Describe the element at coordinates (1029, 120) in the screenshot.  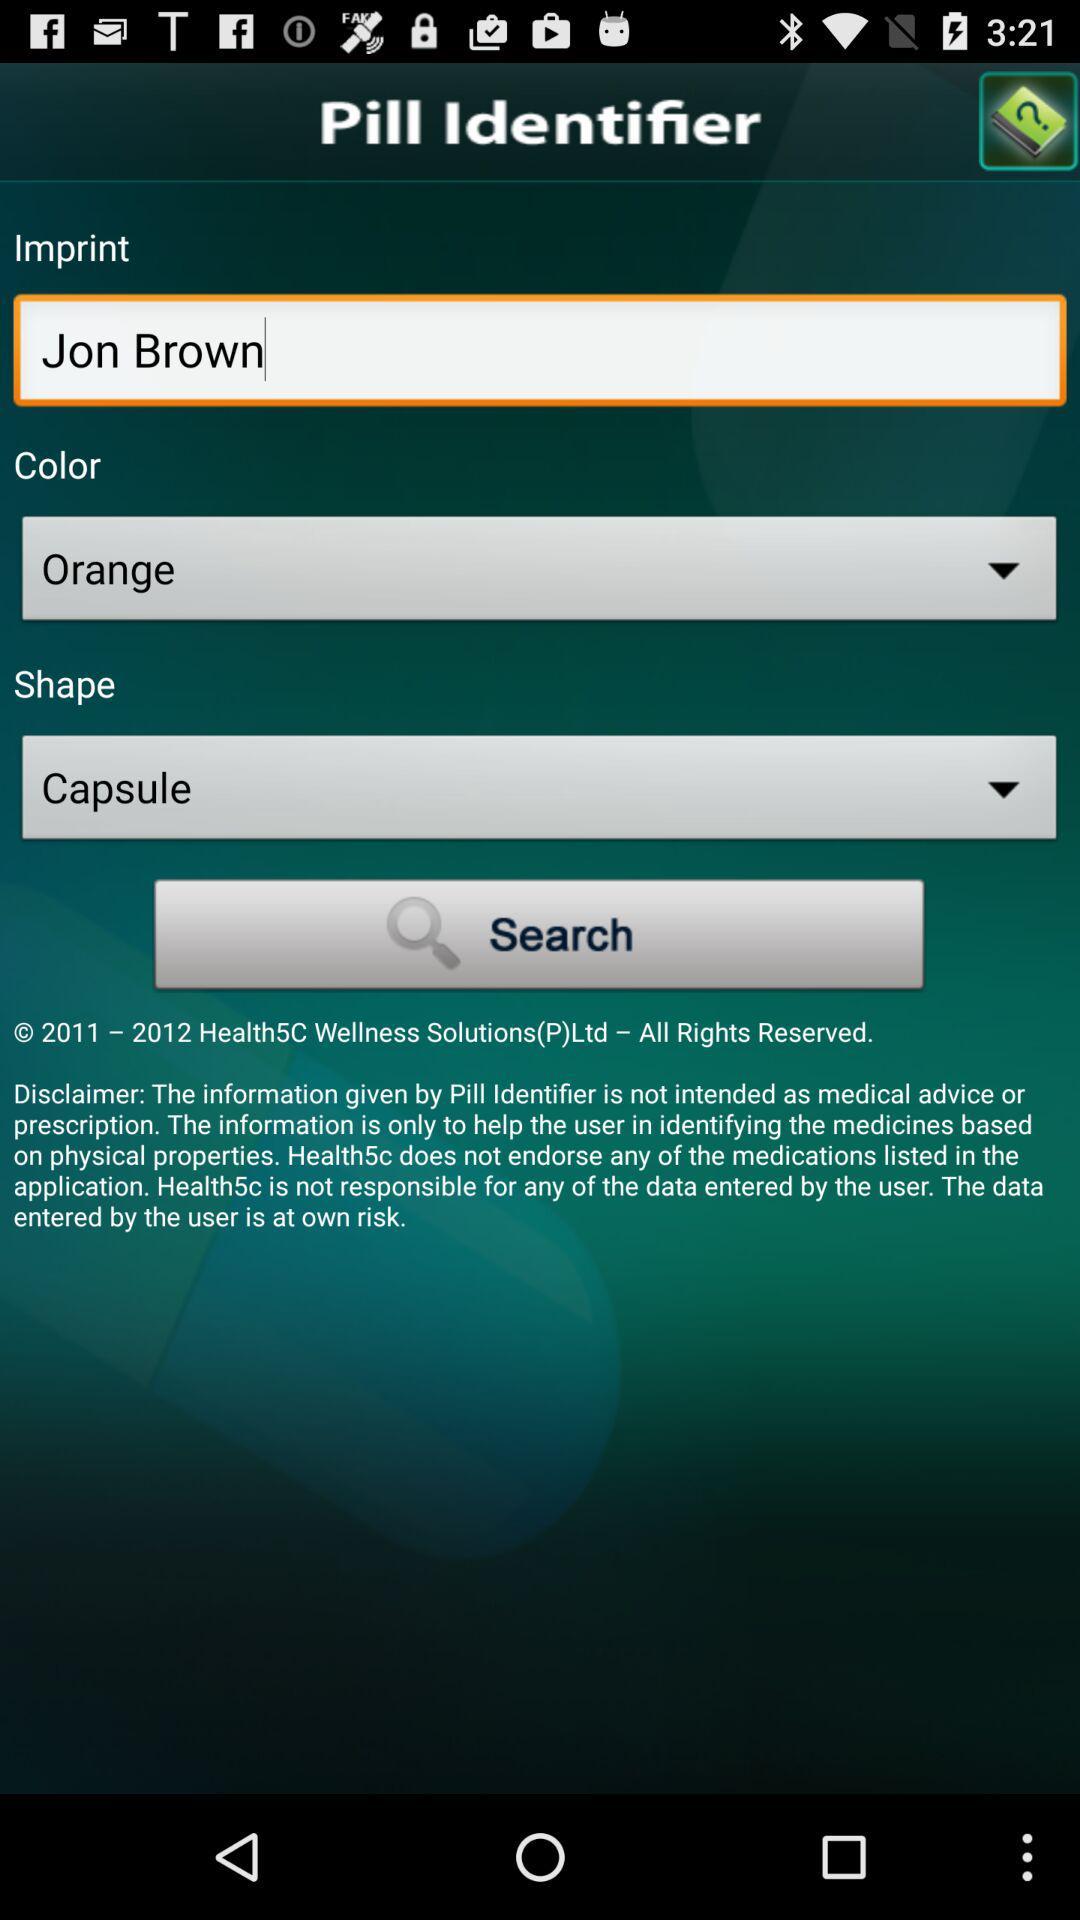
I see `search page` at that location.